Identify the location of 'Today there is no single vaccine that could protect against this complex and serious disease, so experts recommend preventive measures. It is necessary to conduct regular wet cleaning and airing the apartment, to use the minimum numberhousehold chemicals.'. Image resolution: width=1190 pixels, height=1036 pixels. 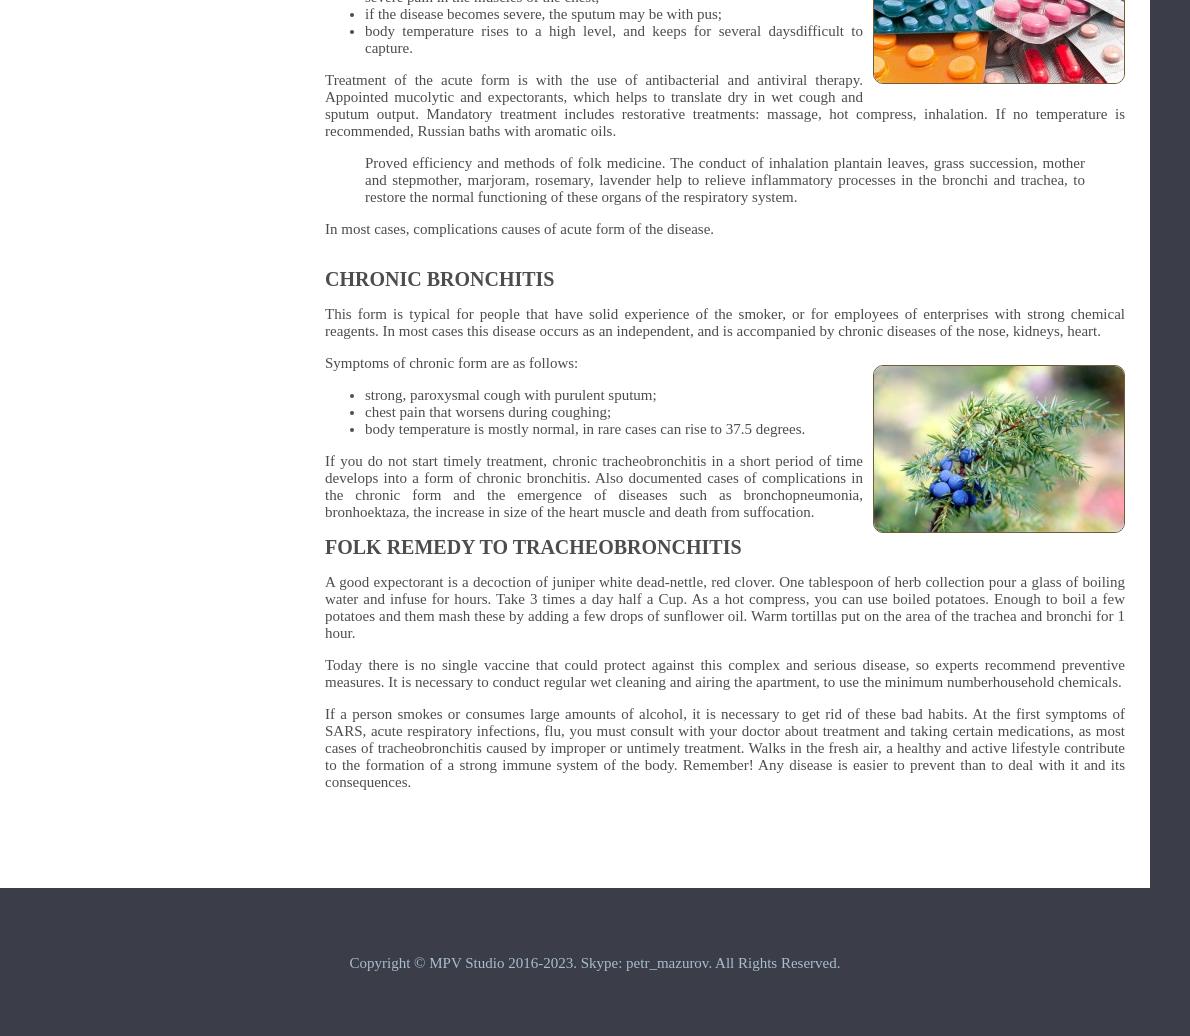
(724, 673).